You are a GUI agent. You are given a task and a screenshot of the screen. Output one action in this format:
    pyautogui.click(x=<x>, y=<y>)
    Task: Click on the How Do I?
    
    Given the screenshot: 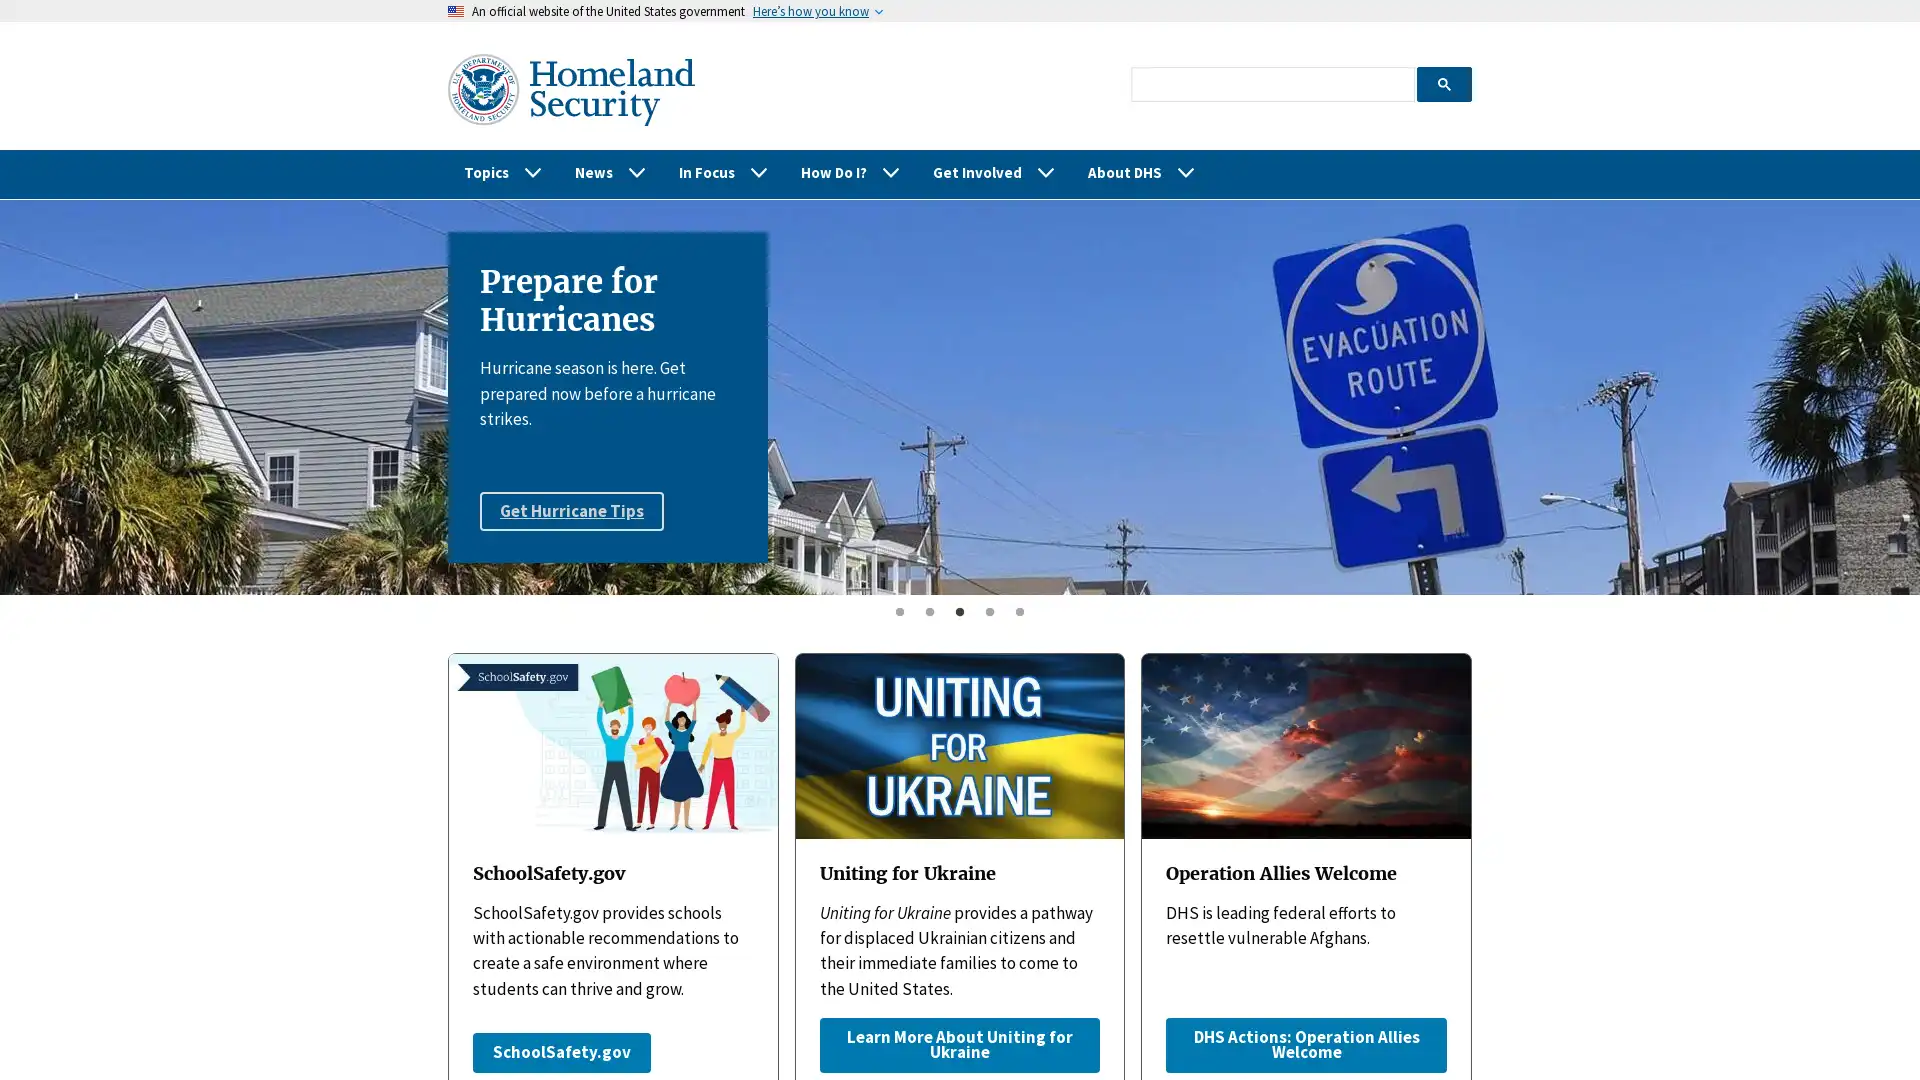 What is the action you would take?
    pyautogui.click(x=850, y=171)
    